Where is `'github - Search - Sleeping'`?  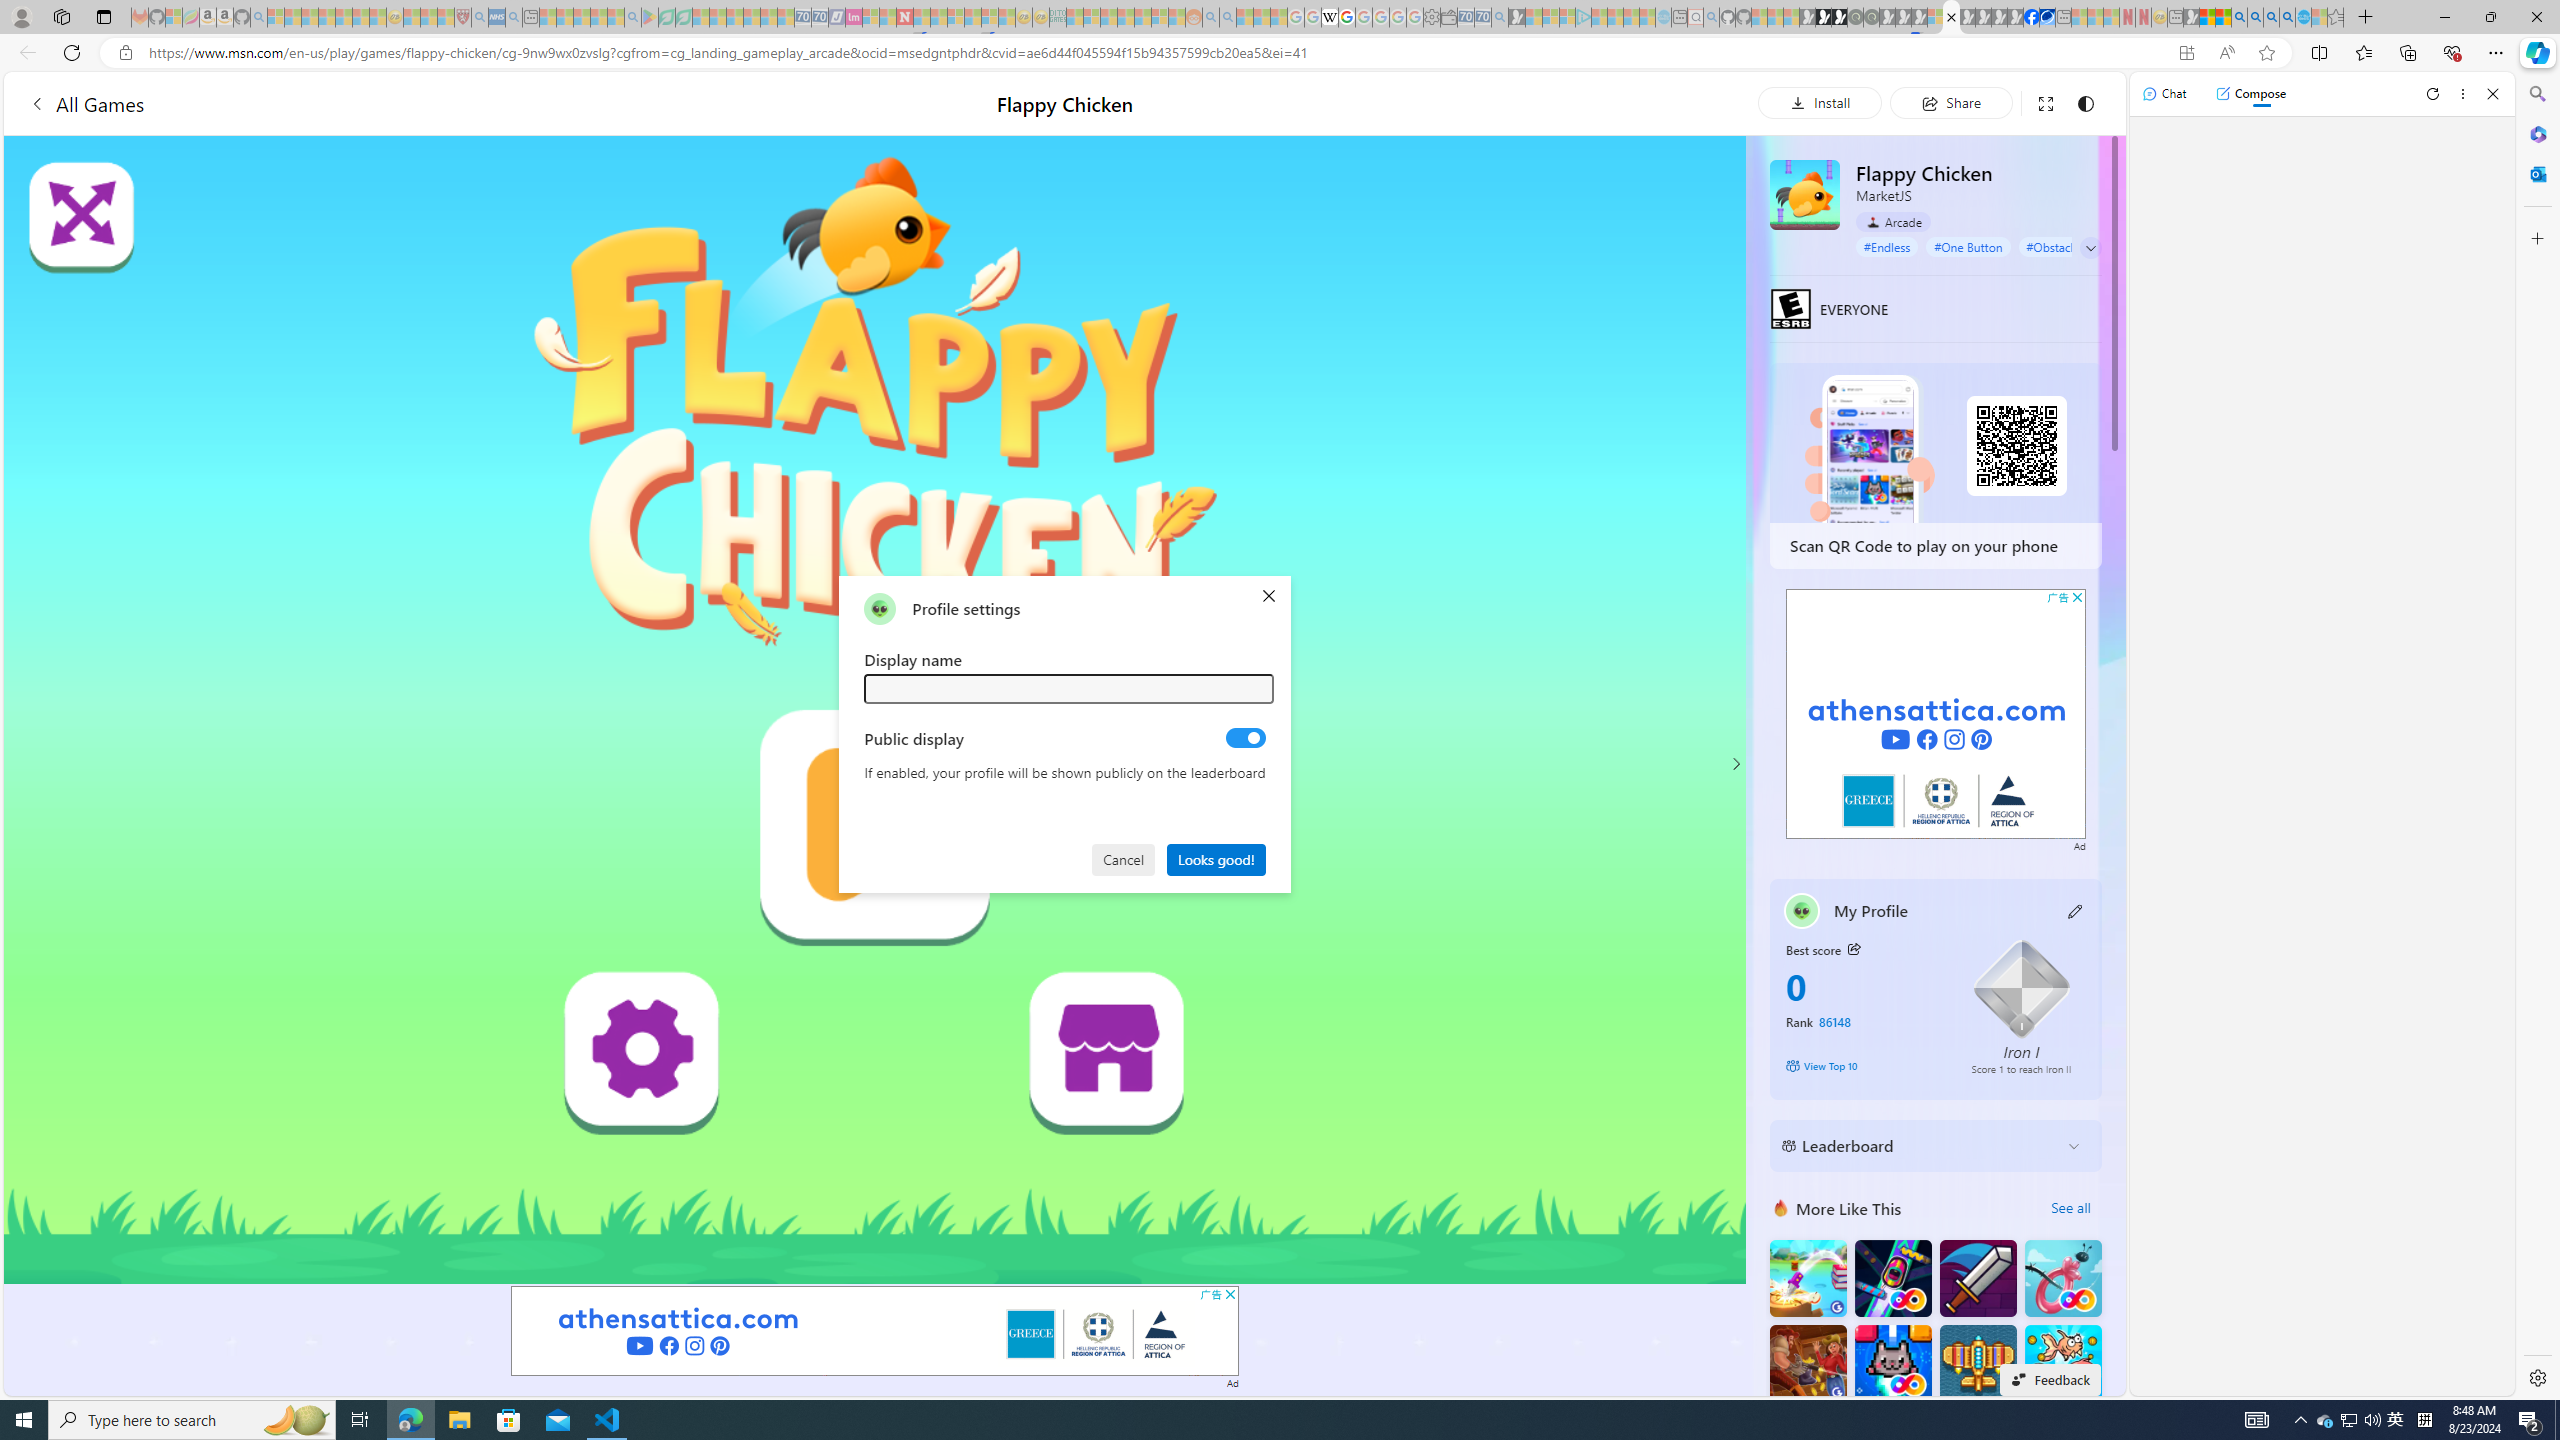
'github - Search - Sleeping' is located at coordinates (1711, 16).